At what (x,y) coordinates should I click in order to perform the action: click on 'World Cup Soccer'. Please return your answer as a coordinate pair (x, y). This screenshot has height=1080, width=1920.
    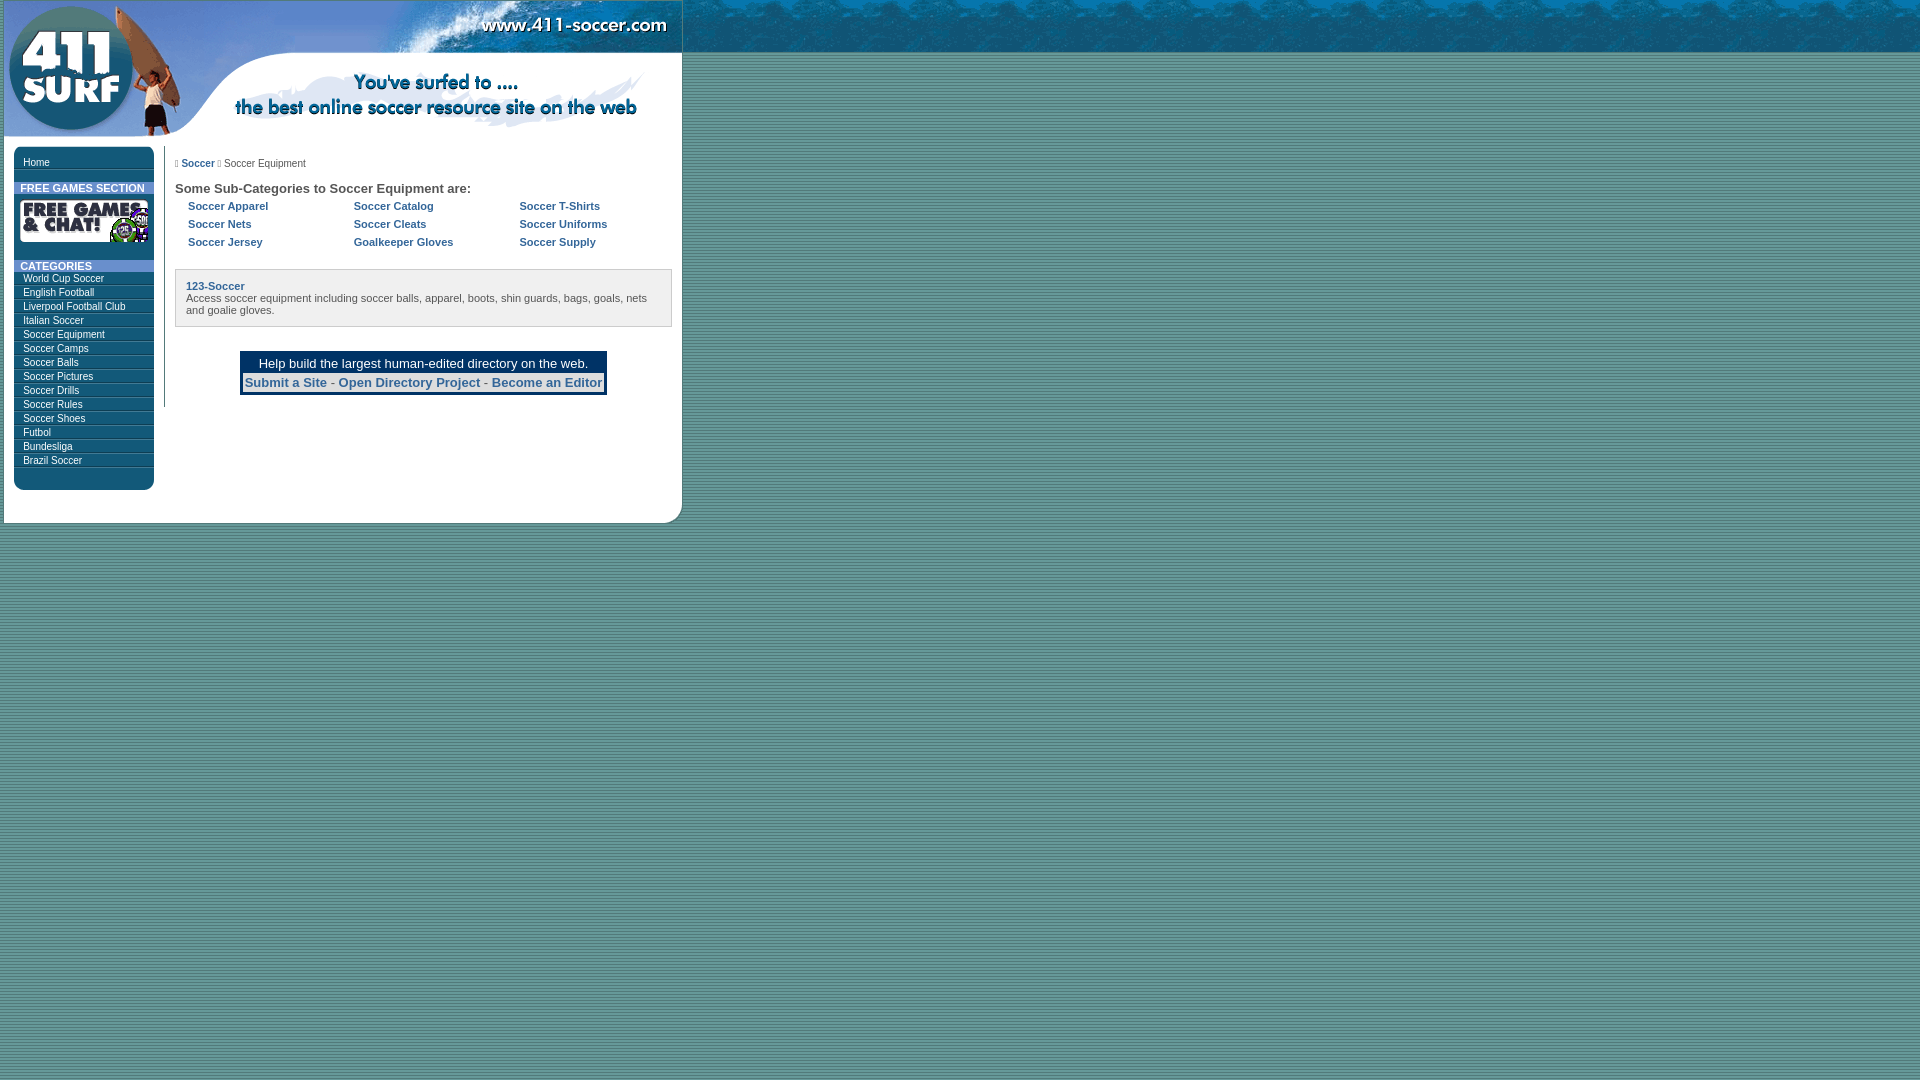
    Looking at the image, I should click on (63, 278).